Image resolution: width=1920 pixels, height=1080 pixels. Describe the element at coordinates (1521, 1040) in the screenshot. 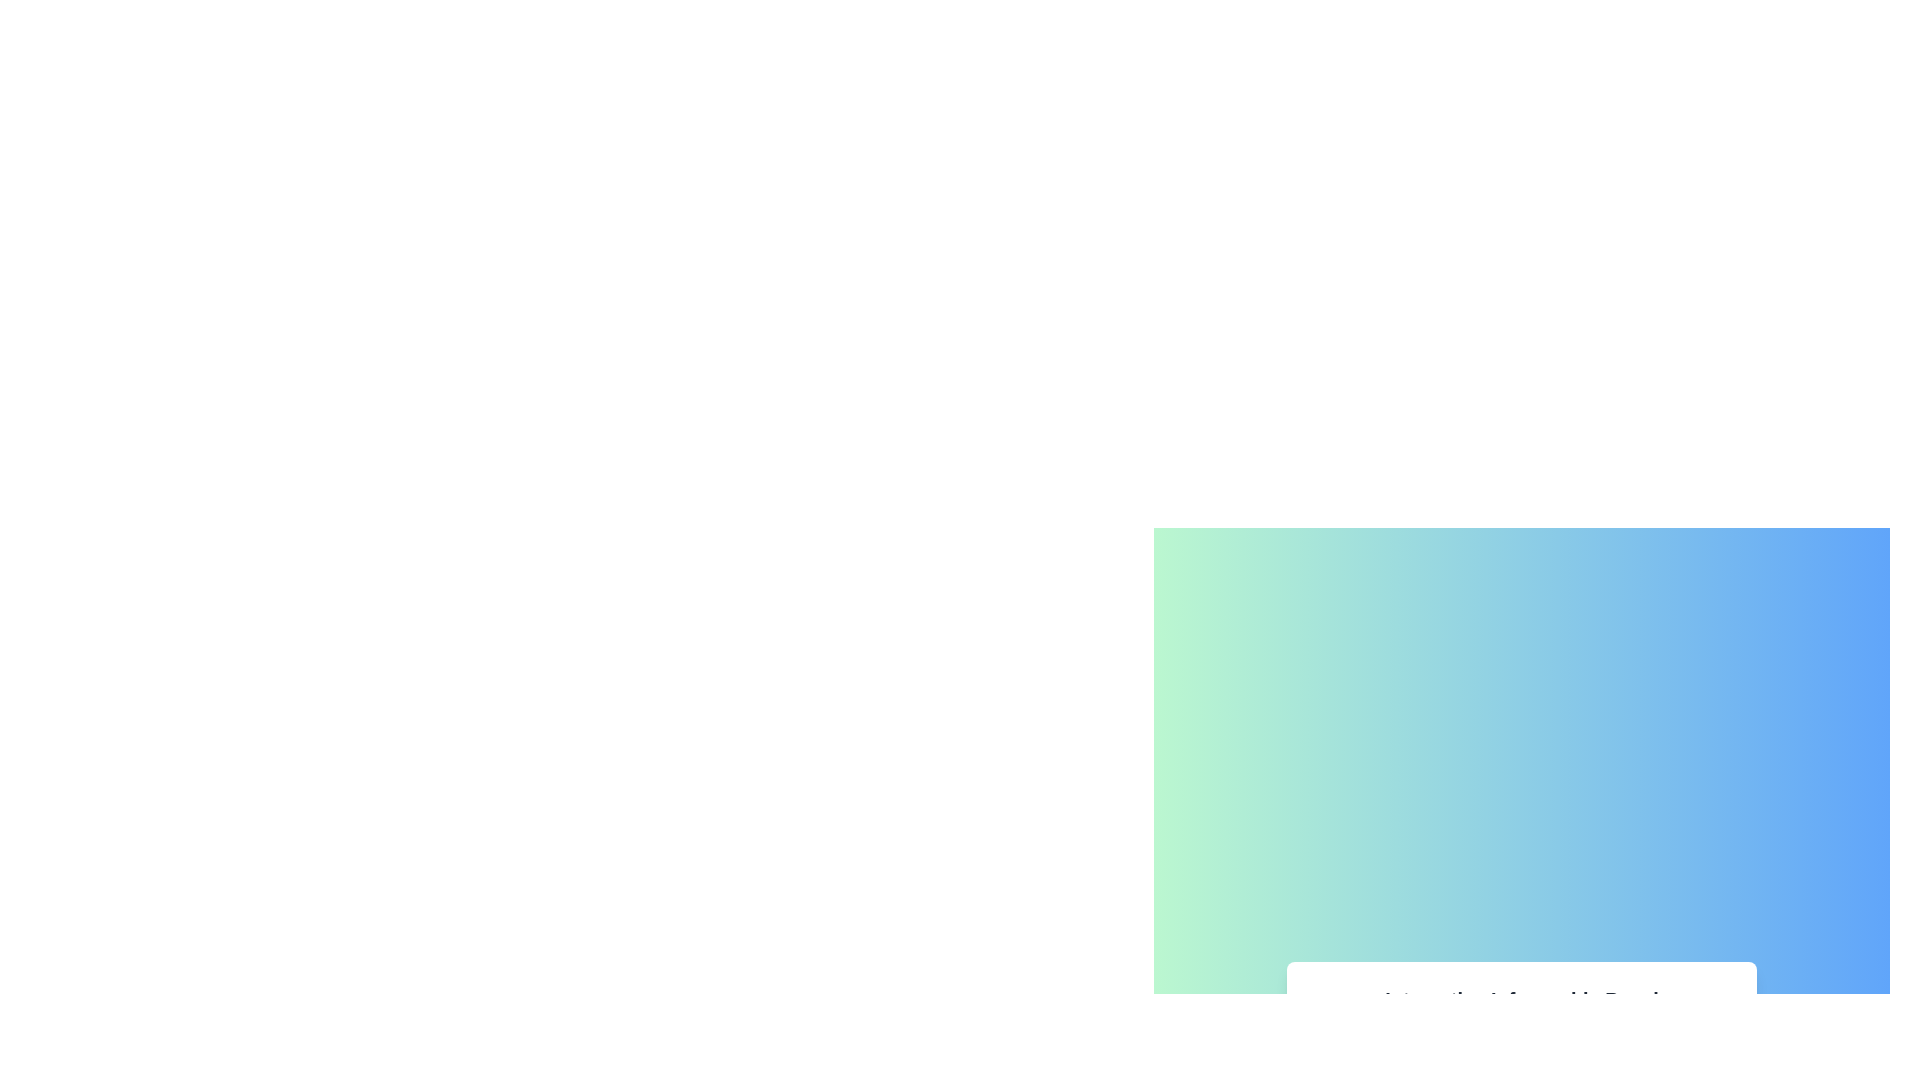

I see `the second button in the bottom row that triggers alerts, located between the blue 'Security Info' button and the green 'General Info' button` at that location.